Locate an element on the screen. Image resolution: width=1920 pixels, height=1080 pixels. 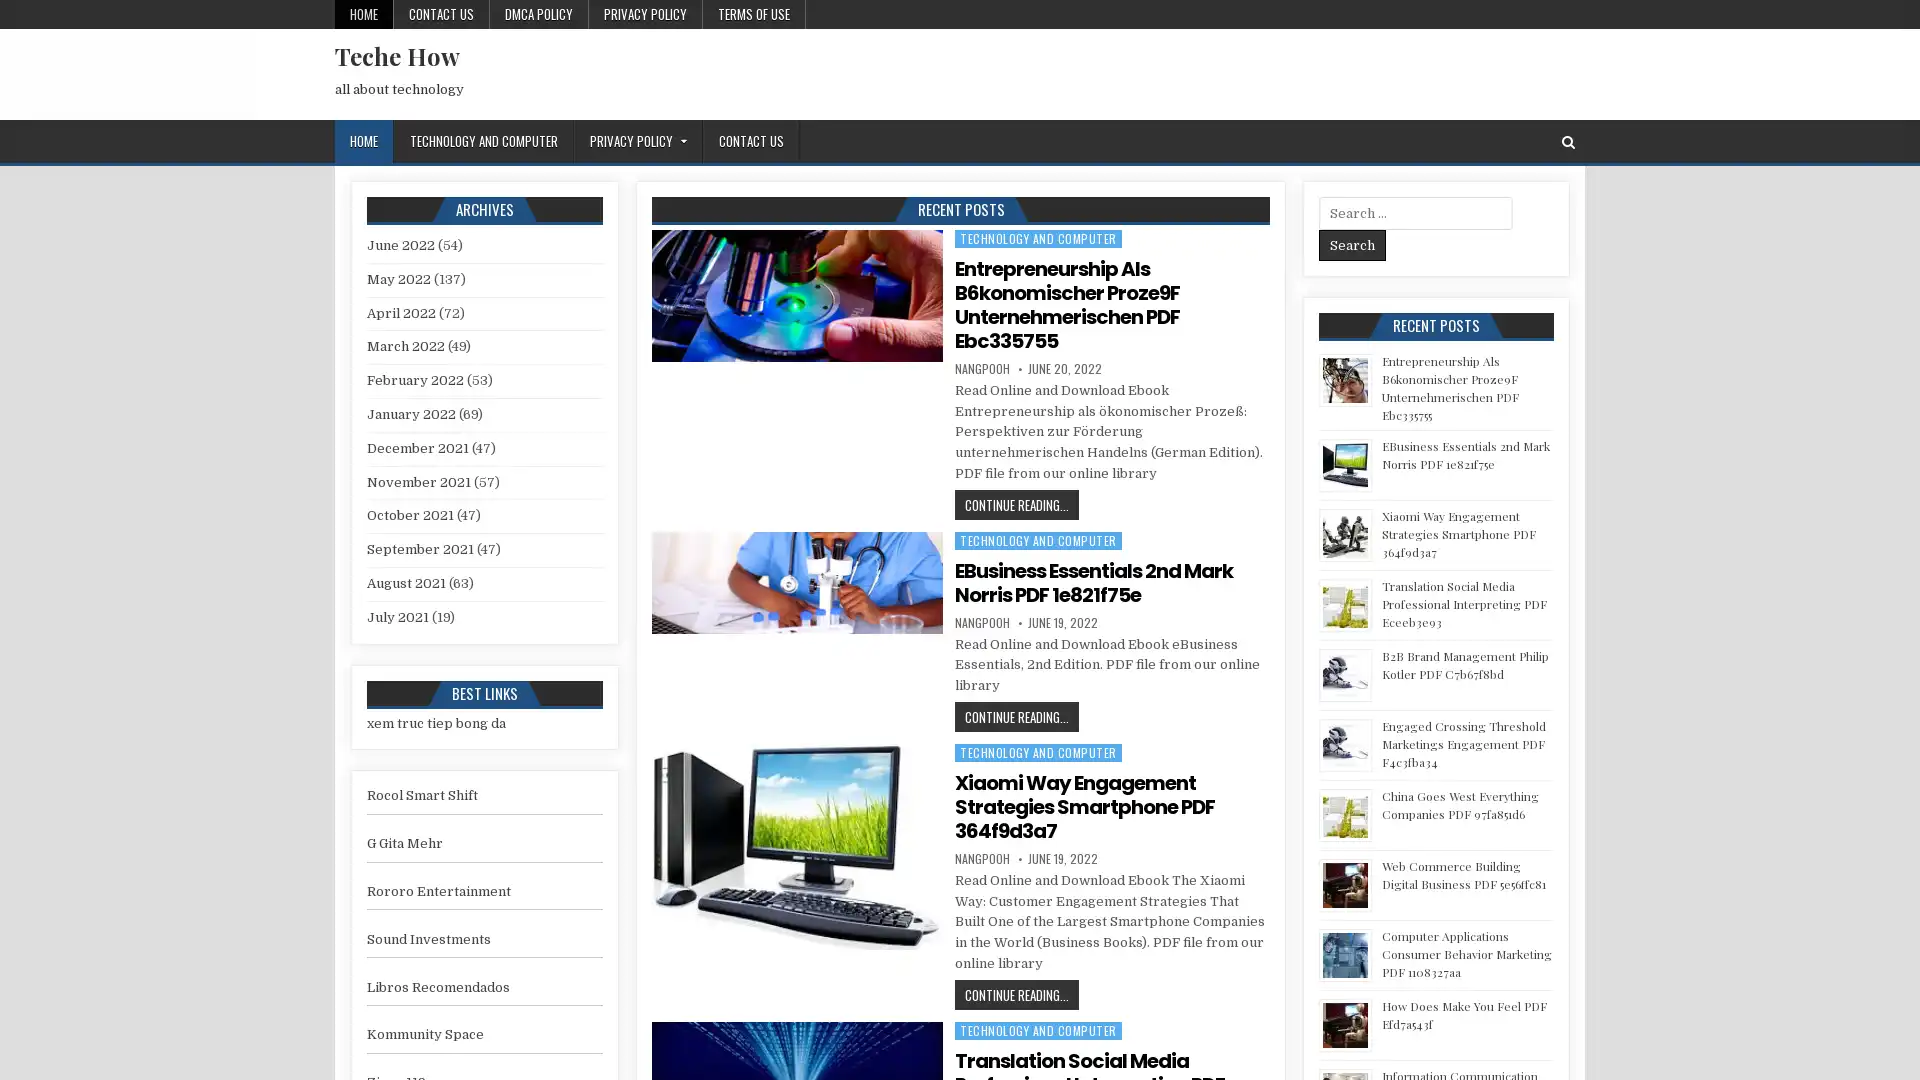
Search is located at coordinates (1351, 244).